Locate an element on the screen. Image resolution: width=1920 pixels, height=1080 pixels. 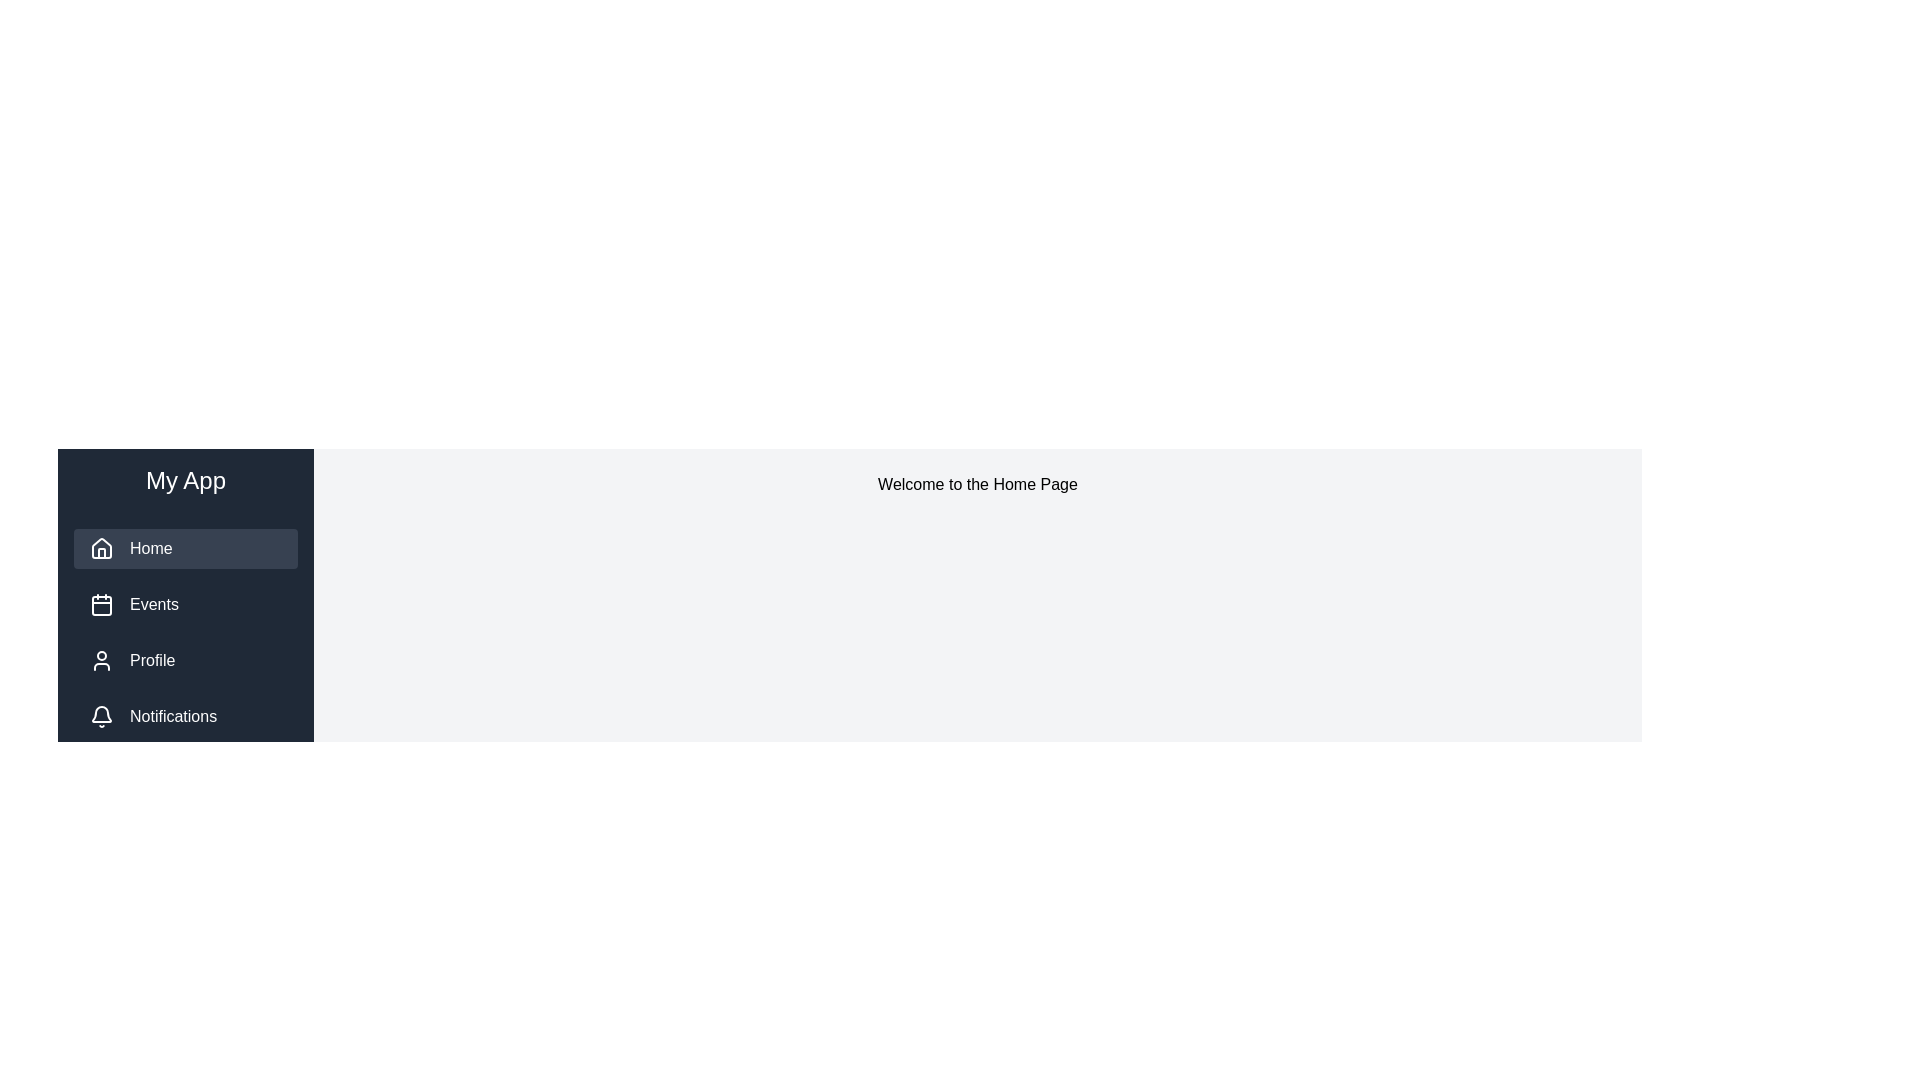
the 'Events' text element located in the vertical navigation menu, which is styled in white on a dark navy-blue background is located at coordinates (153, 604).